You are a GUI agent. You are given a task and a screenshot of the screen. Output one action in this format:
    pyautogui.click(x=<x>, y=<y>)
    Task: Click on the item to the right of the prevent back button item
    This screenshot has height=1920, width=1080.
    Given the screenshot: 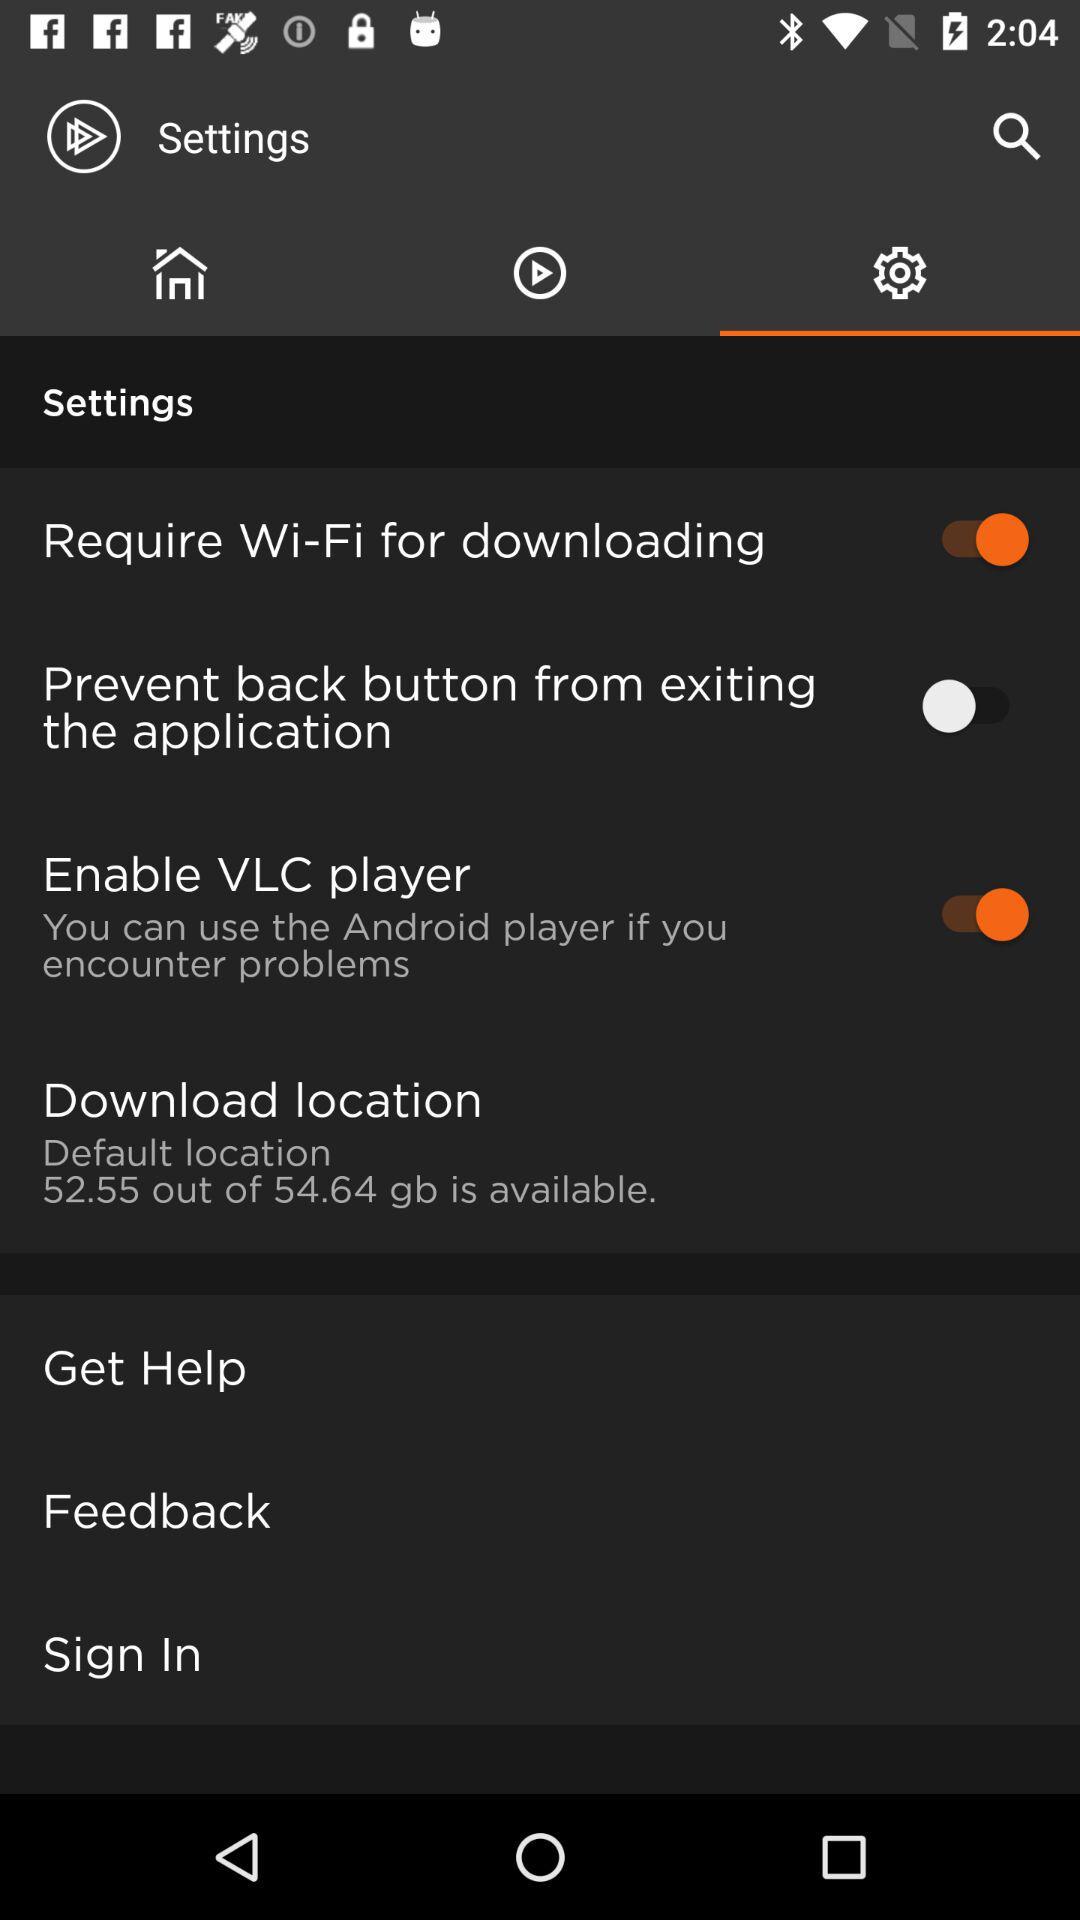 What is the action you would take?
    pyautogui.click(x=974, y=706)
    